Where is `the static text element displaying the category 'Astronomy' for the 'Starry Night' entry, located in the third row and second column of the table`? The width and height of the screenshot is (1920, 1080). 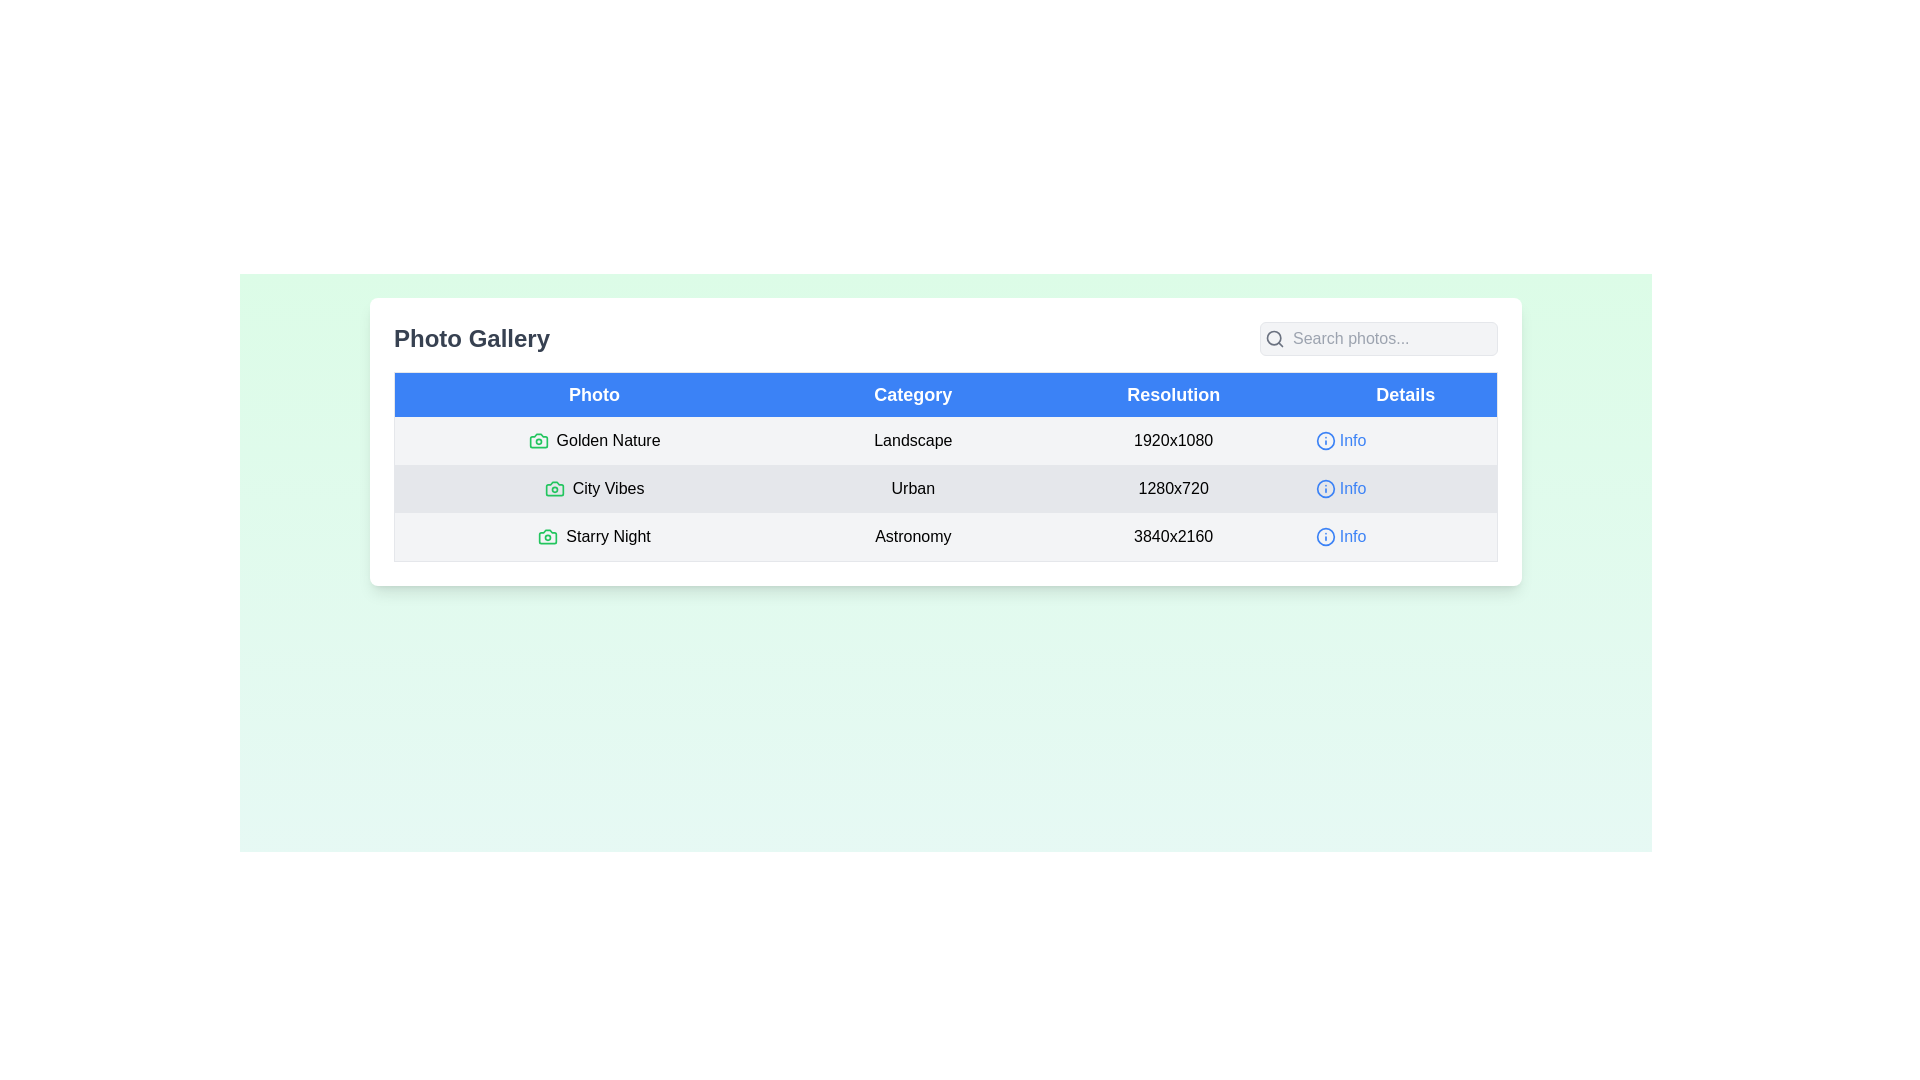 the static text element displaying the category 'Astronomy' for the 'Starry Night' entry, located in the third row and second column of the table is located at coordinates (944, 535).